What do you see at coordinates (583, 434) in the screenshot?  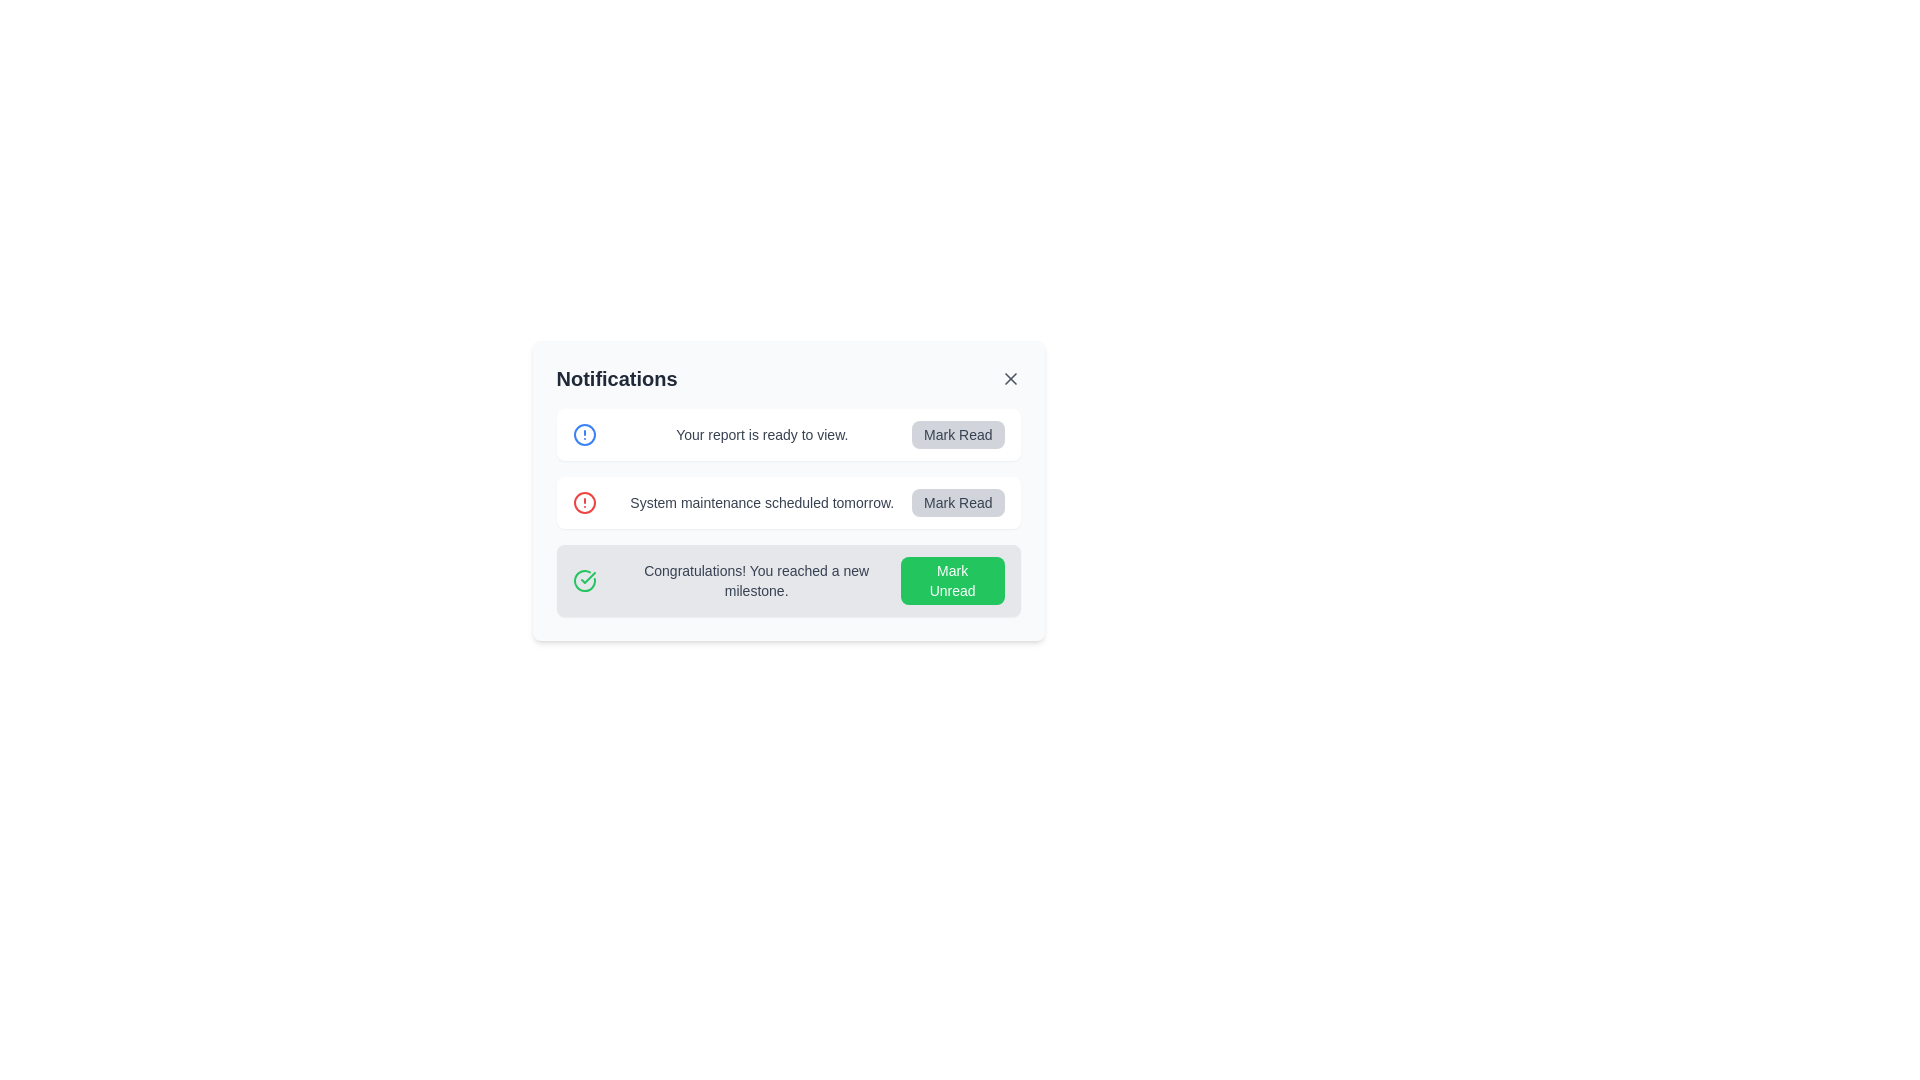 I see `the blue circular outline of the first notification icon in the notification list, which represents an alert circle for the notification titled 'Your report is ready` at bounding box center [583, 434].